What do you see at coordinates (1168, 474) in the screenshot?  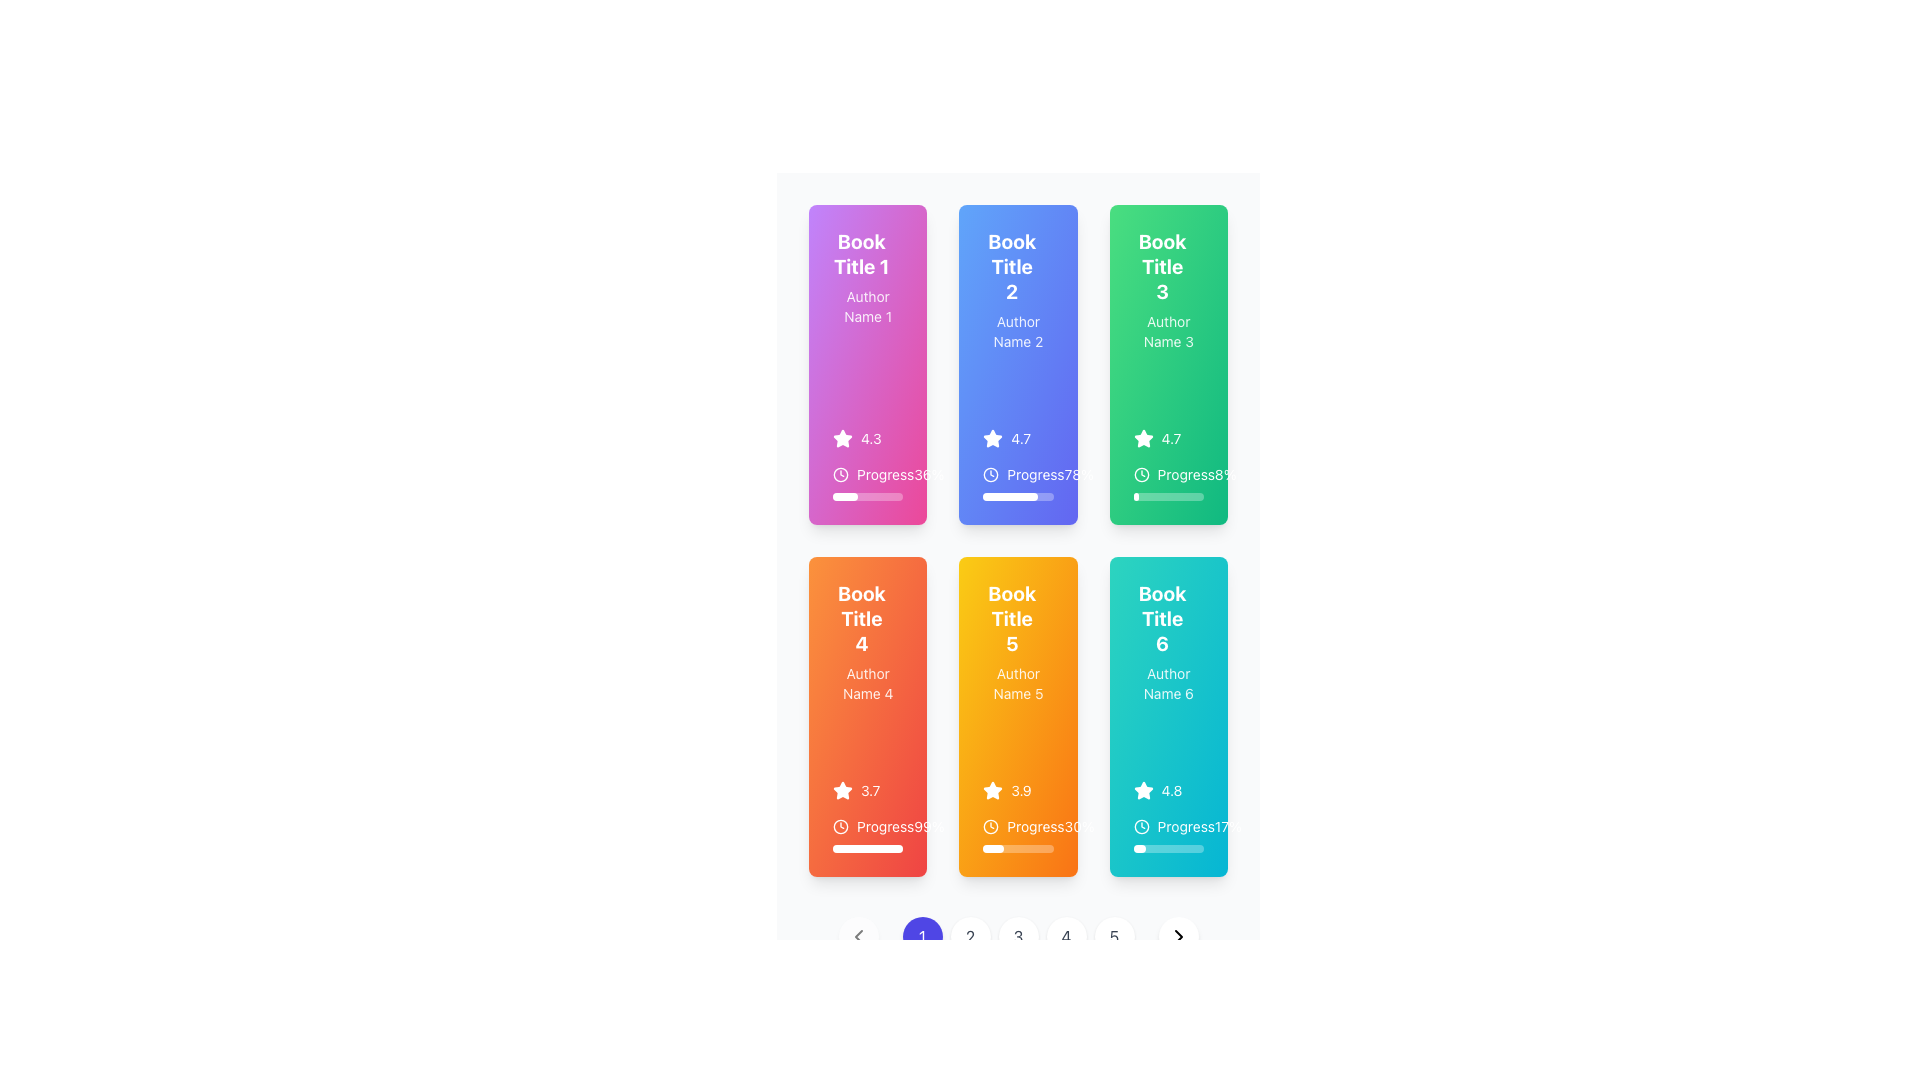 I see `the text label indicating the progress percentage for 'Book Title 3', located within the green card in the first row and third column, positioned below the star rating and above the horizontal progress bar` at bounding box center [1168, 474].